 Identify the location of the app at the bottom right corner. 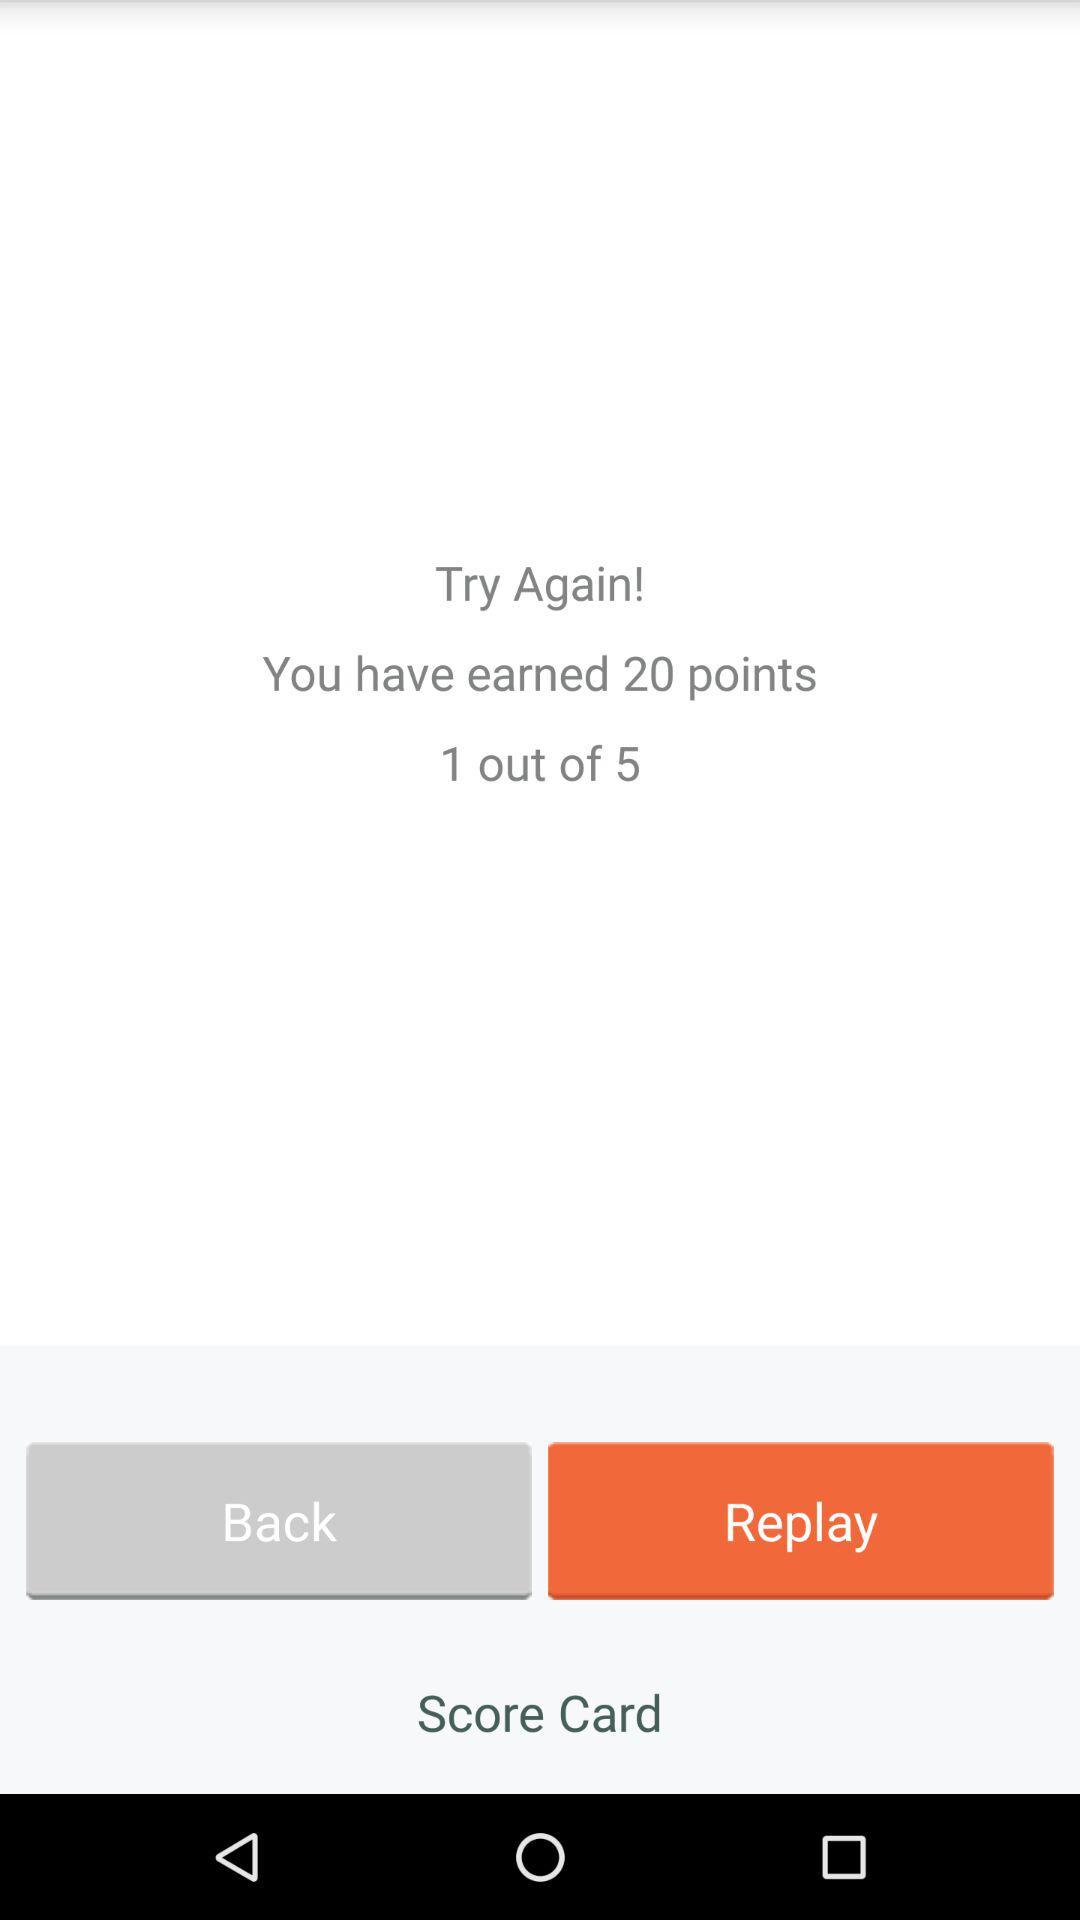
(800, 1520).